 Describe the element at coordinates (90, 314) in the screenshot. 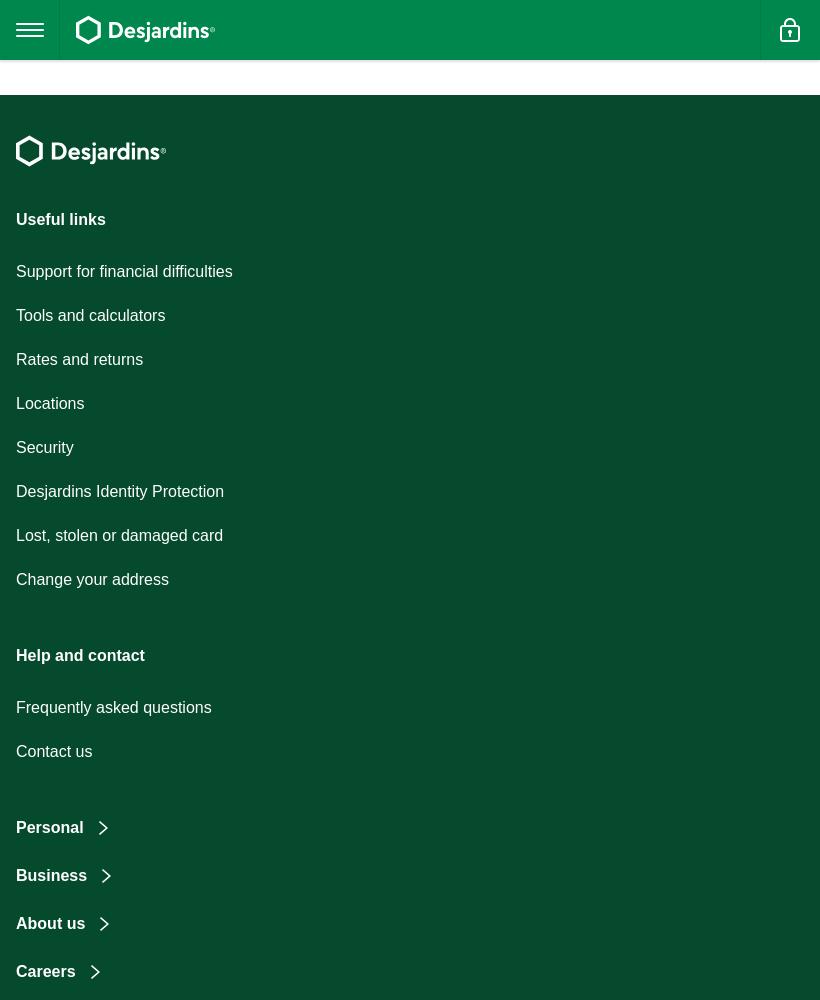

I see `'Tools and calculators'` at that location.